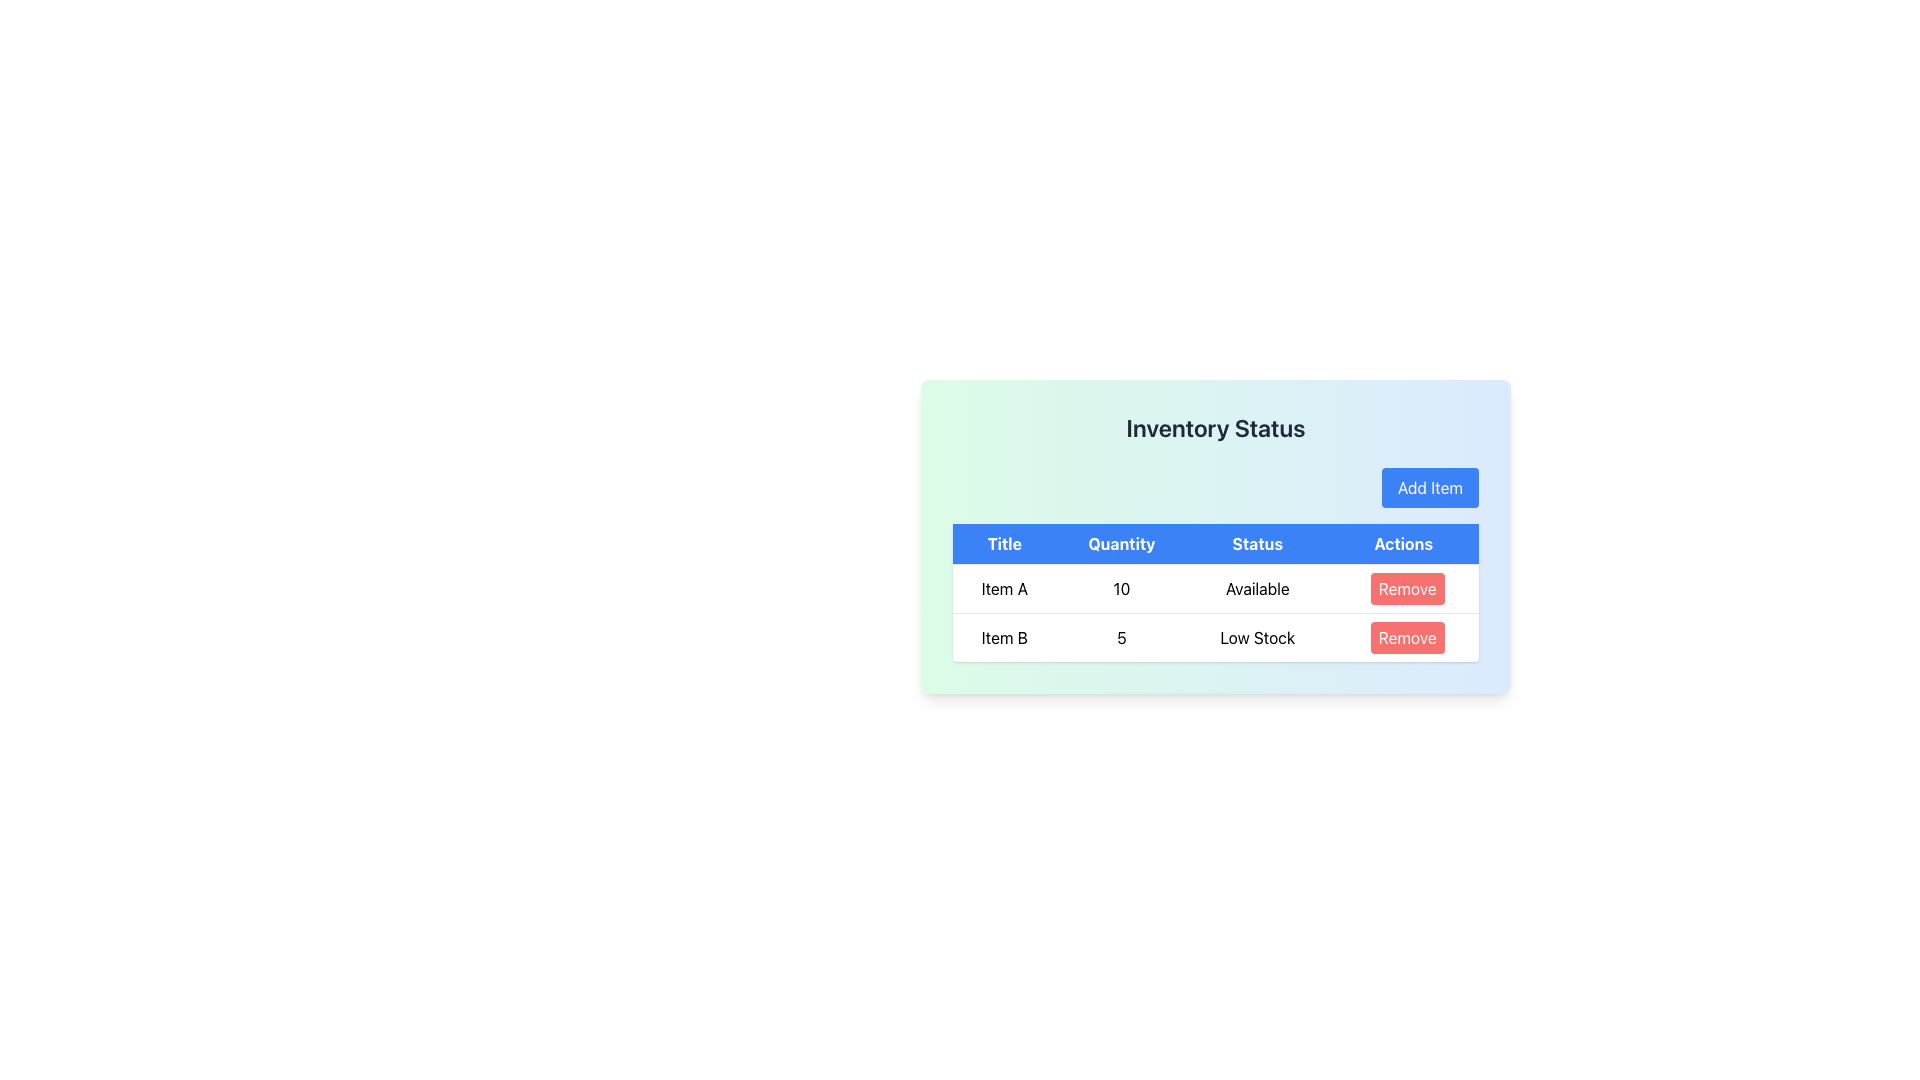  What do you see at coordinates (1402, 588) in the screenshot?
I see `the 'Remove' button with a red background and white text that appears in the 'Actions' column next to 'Item A'` at bounding box center [1402, 588].